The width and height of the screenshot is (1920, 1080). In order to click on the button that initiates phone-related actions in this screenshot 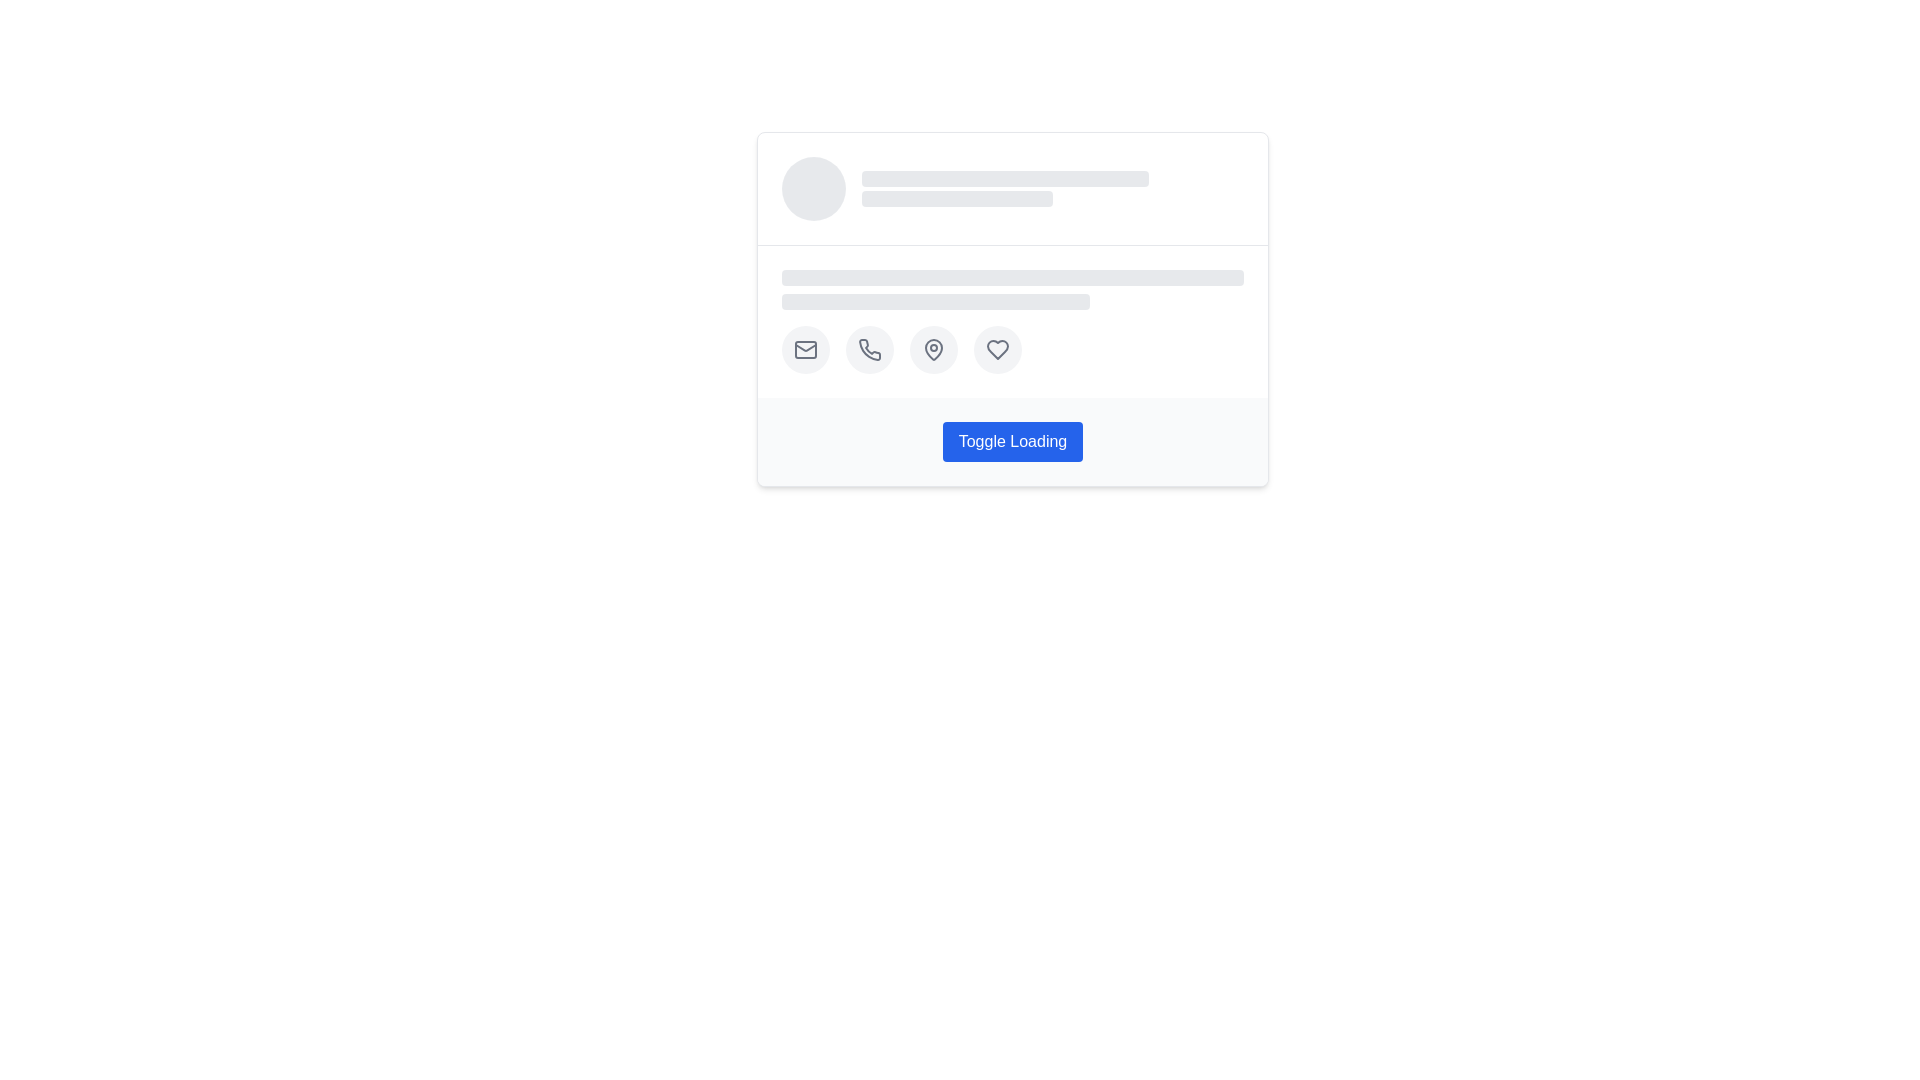, I will do `click(869, 349)`.